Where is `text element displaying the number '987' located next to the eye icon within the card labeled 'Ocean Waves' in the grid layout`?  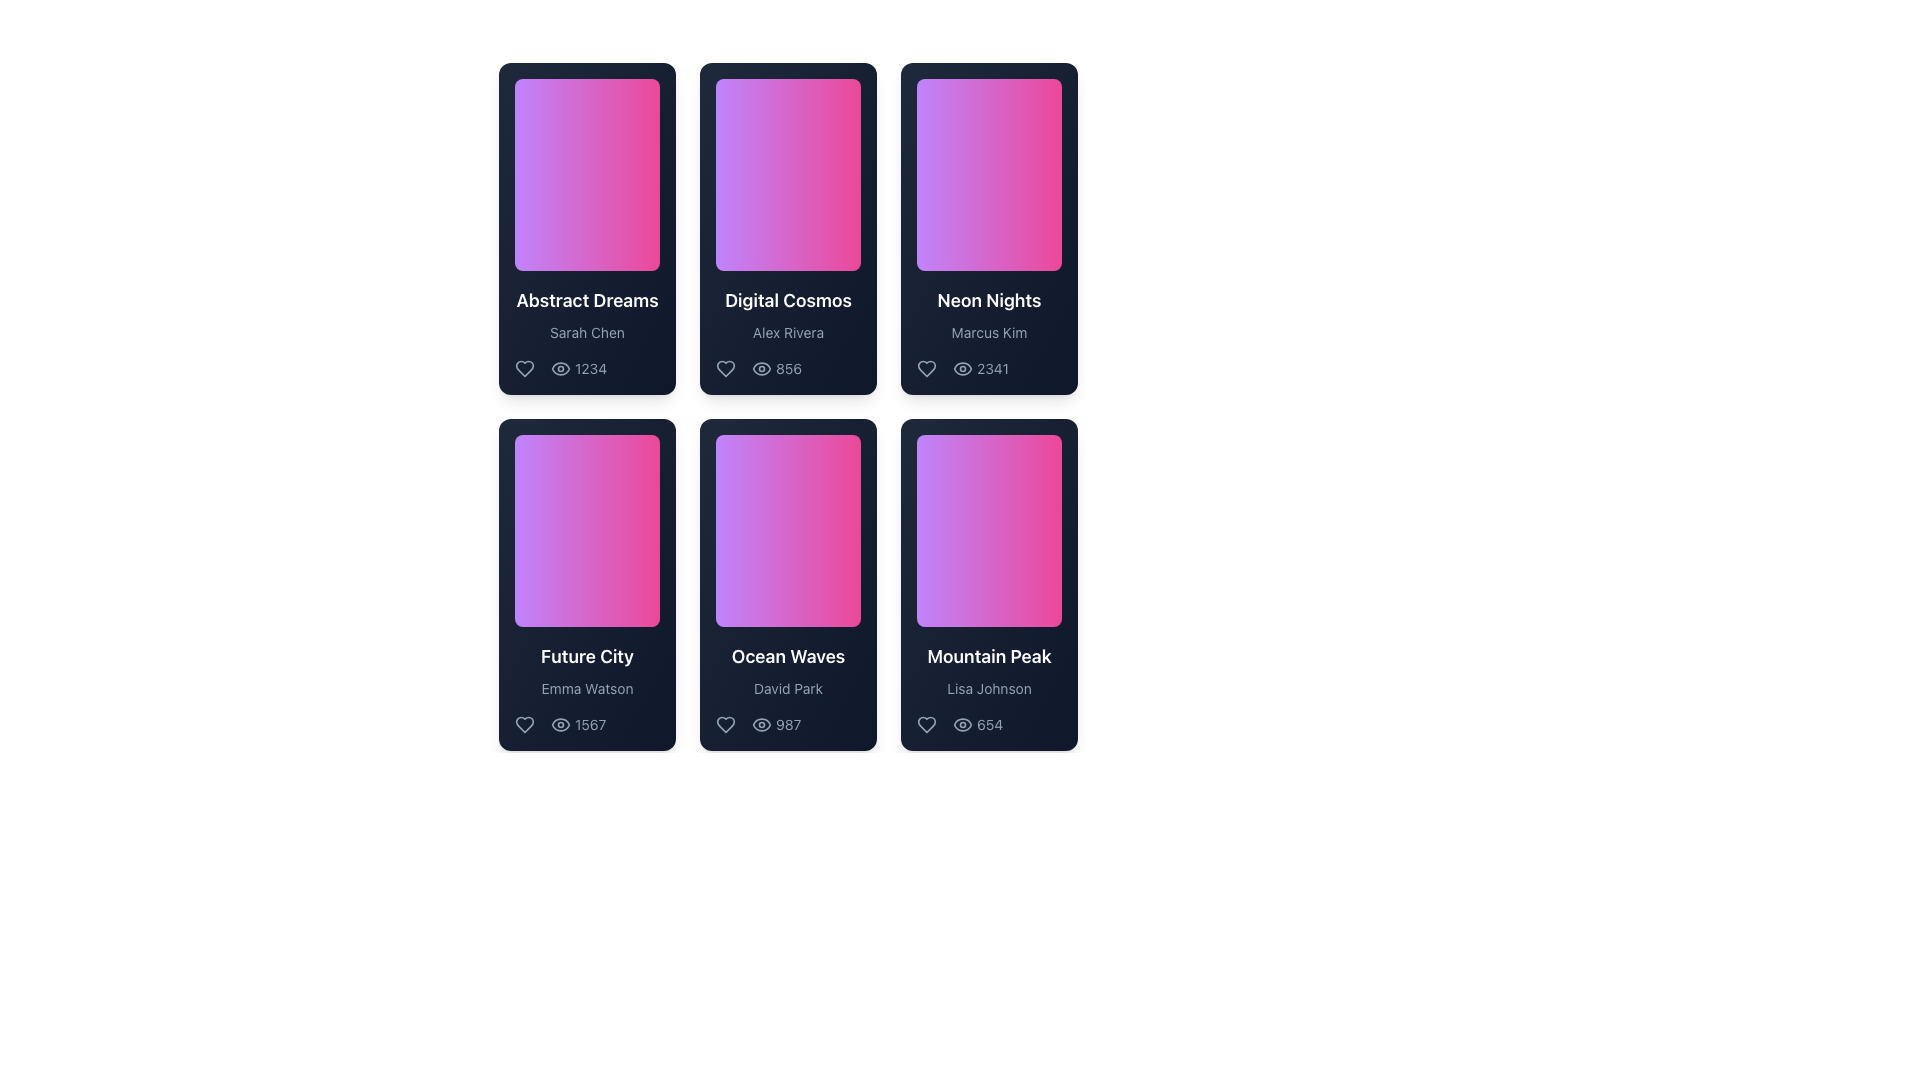
text element displaying the number '987' located next to the eye icon within the card labeled 'Ocean Waves' in the grid layout is located at coordinates (787, 725).